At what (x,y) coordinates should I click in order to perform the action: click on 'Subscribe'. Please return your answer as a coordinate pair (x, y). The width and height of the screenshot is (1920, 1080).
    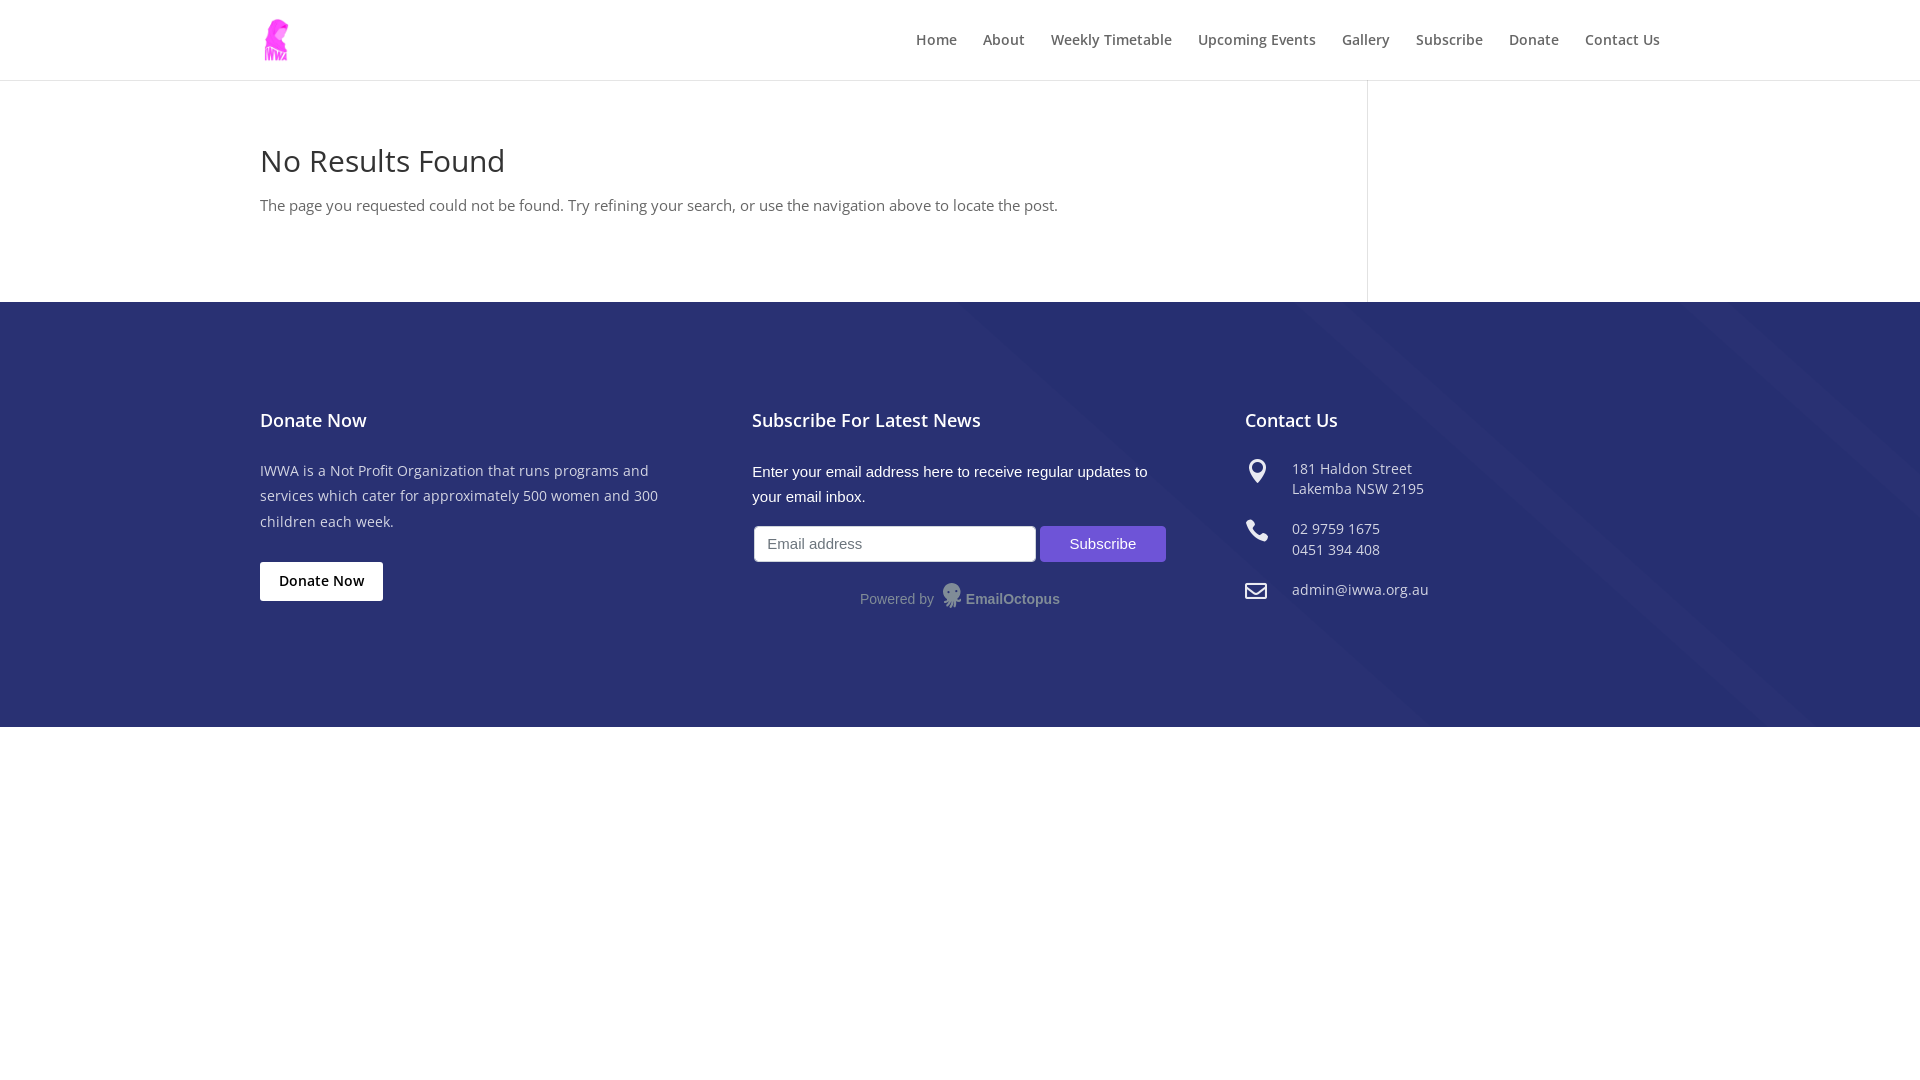
    Looking at the image, I should click on (1102, 544).